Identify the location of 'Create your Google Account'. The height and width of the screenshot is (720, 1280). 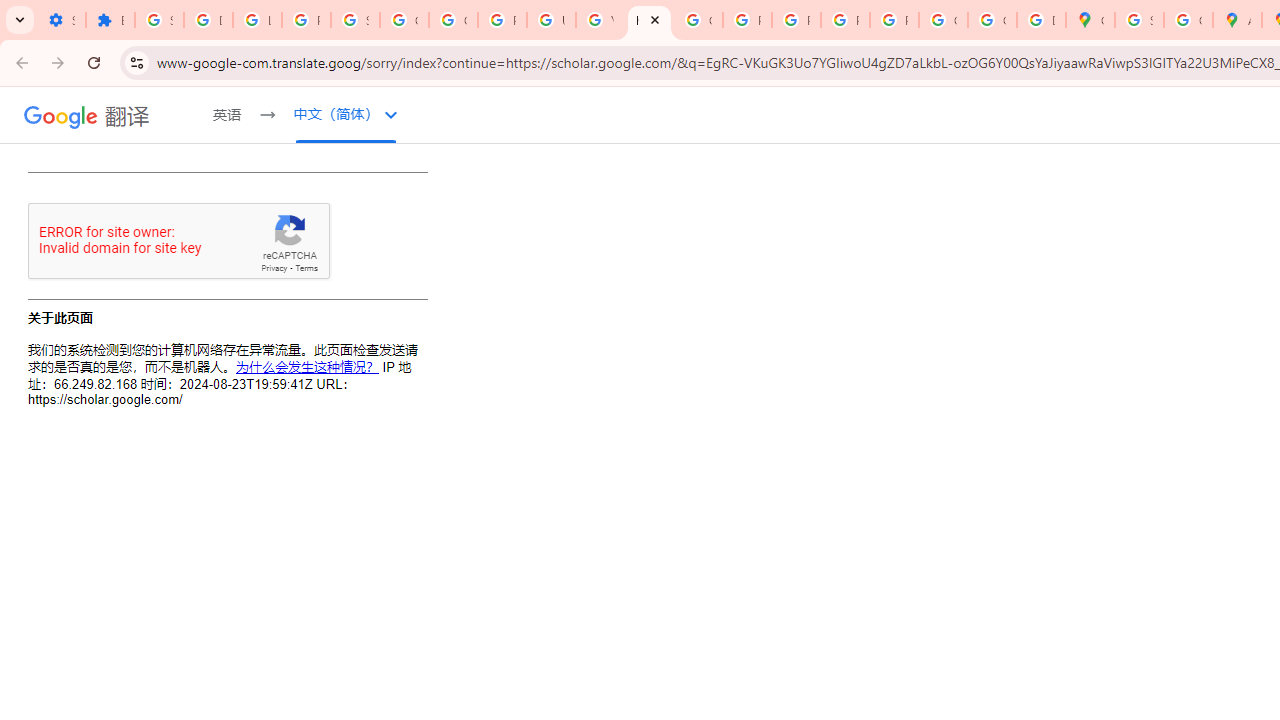
(1188, 20).